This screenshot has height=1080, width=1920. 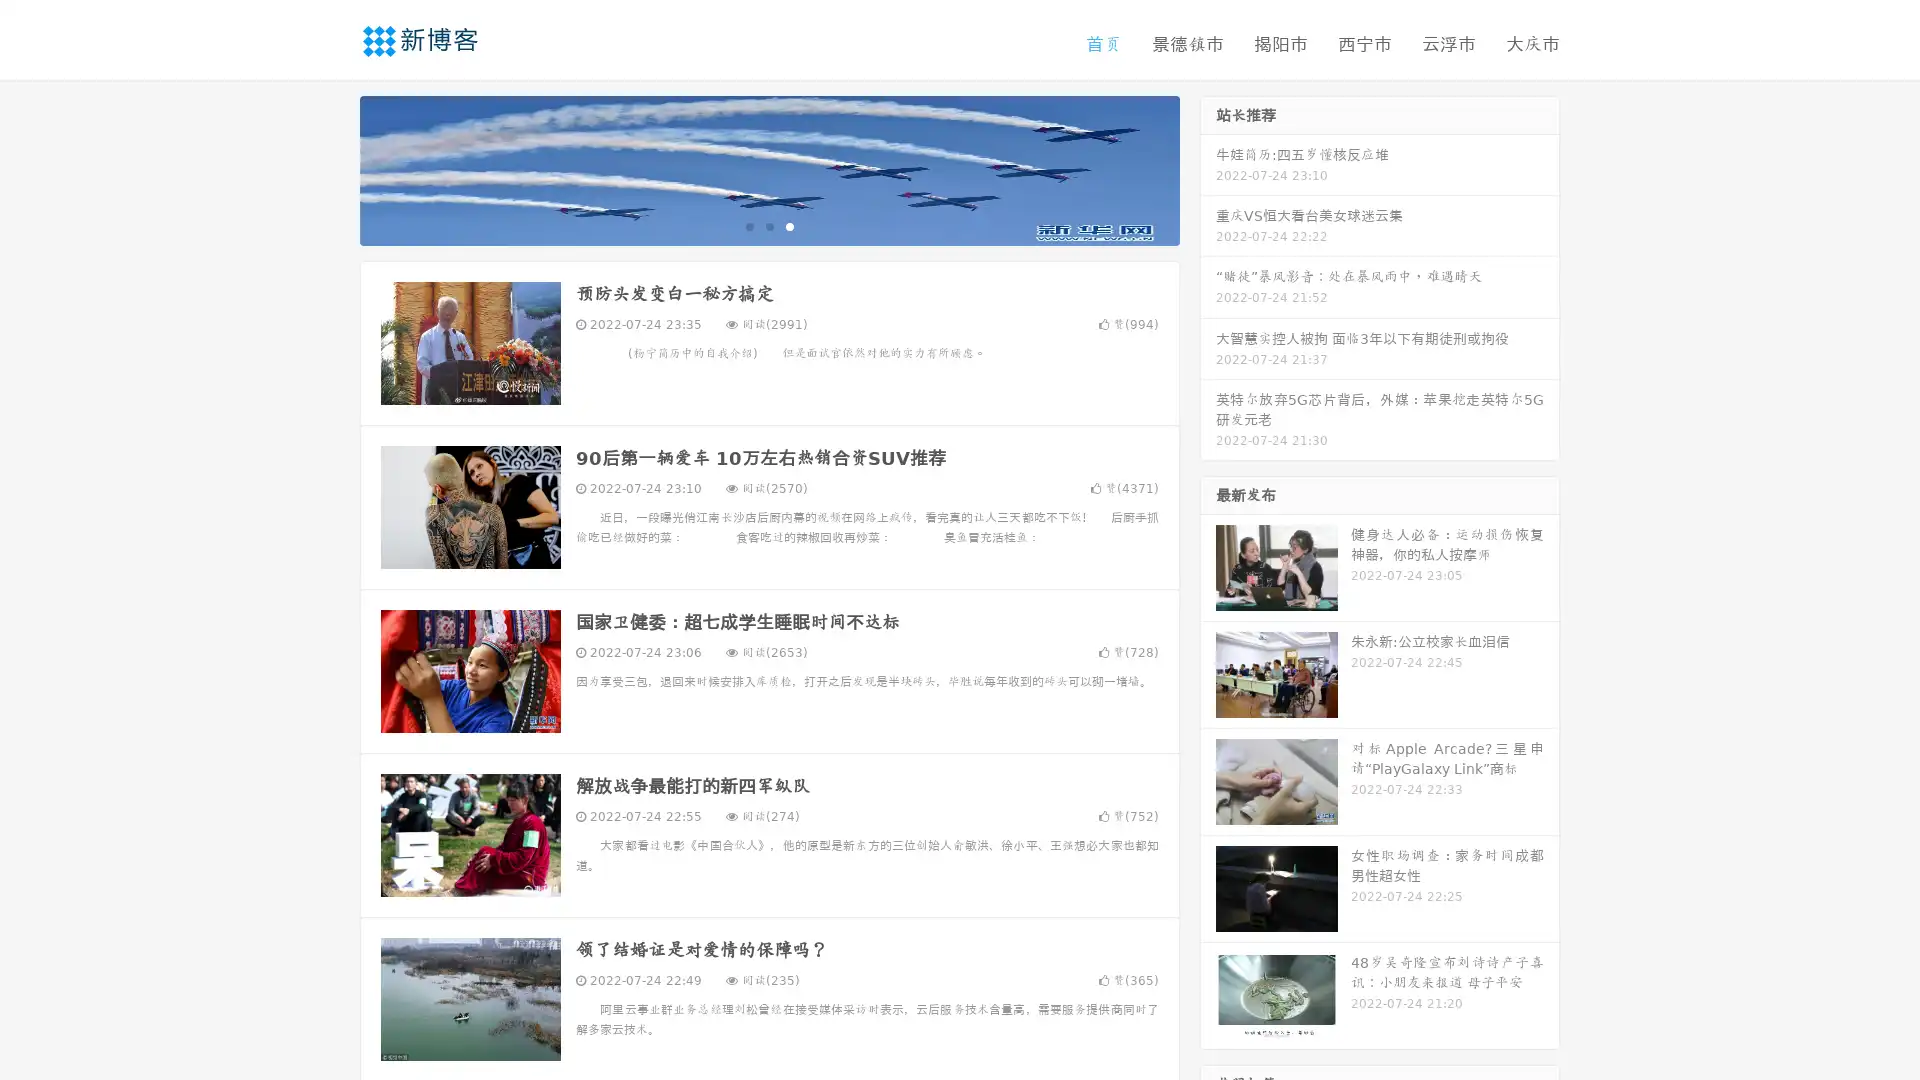 What do you see at coordinates (789, 225) in the screenshot?
I see `Go to slide 3` at bounding box center [789, 225].